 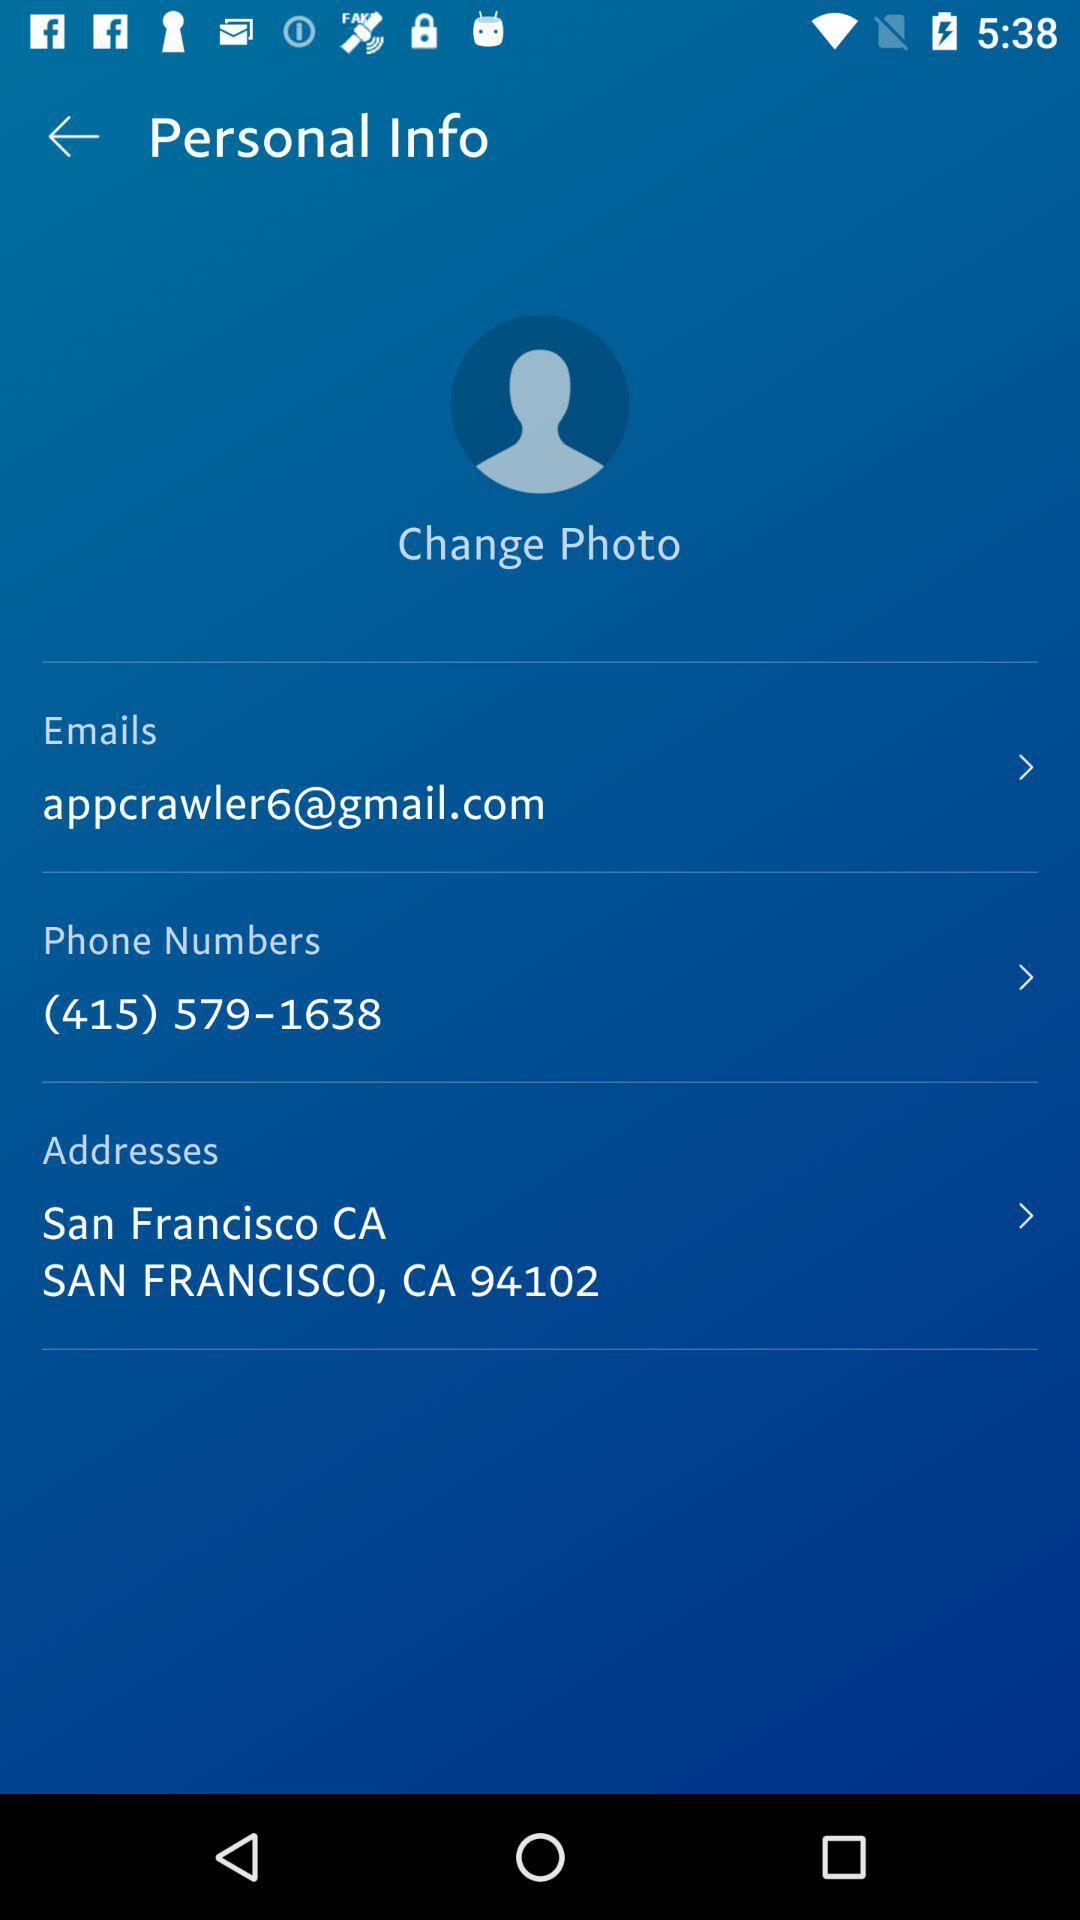 What do you see at coordinates (72, 135) in the screenshot?
I see `icon at the top left corner` at bounding box center [72, 135].